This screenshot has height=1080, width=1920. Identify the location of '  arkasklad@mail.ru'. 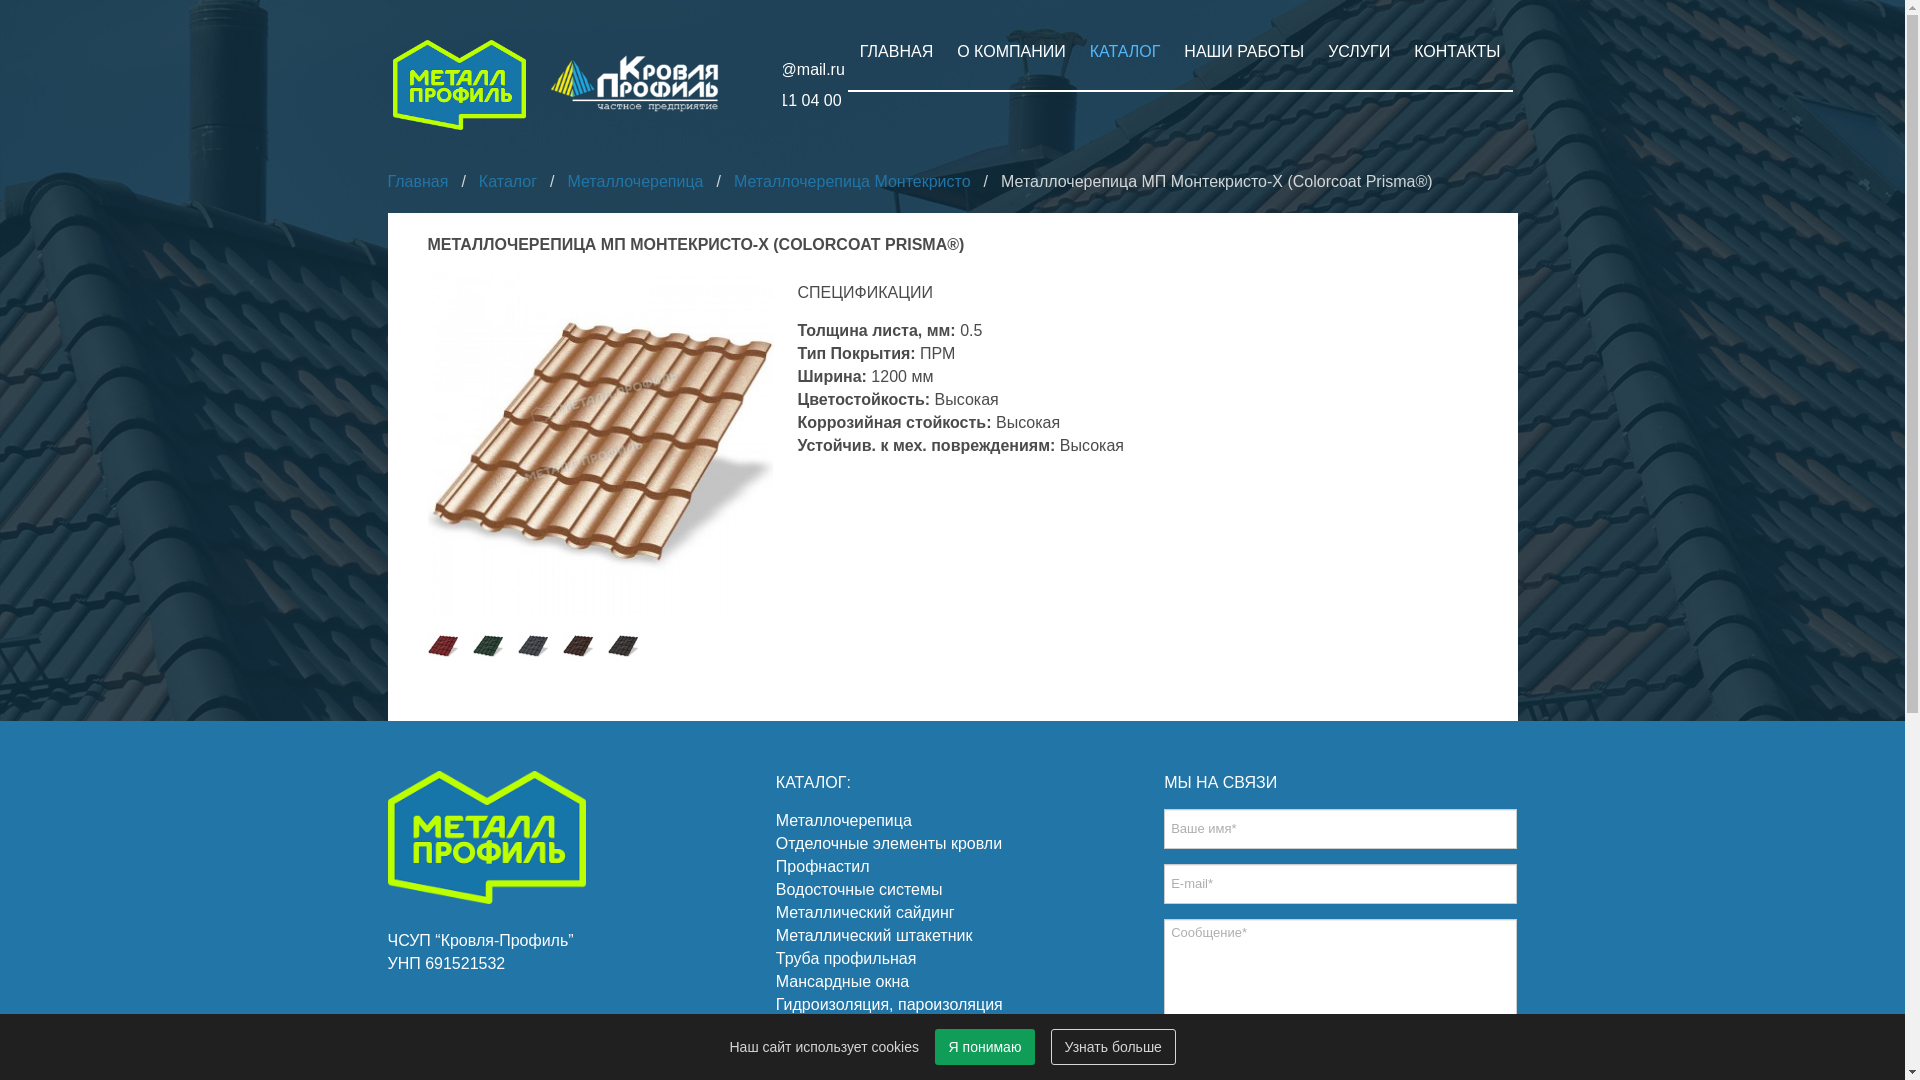
(756, 68).